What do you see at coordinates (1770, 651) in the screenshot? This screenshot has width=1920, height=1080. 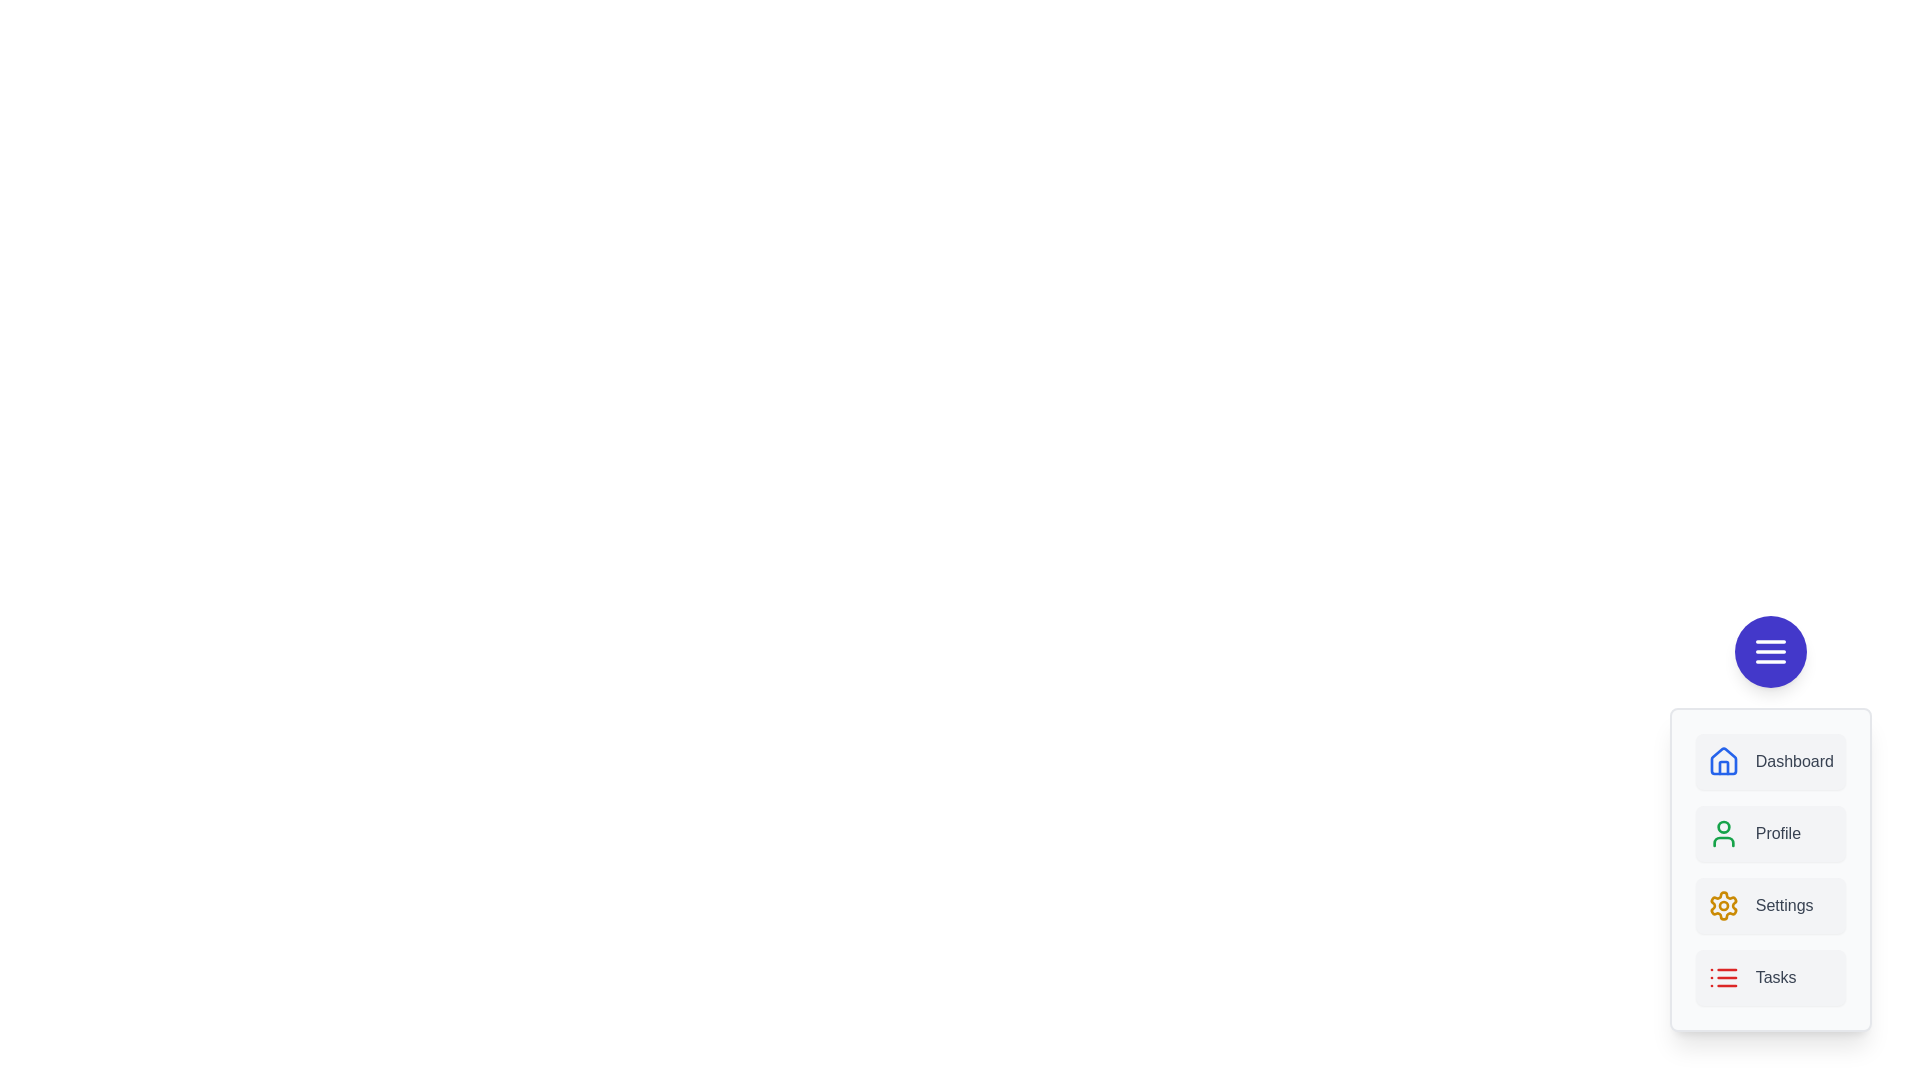 I see `menu button to toggle the menu's visibility` at bounding box center [1770, 651].